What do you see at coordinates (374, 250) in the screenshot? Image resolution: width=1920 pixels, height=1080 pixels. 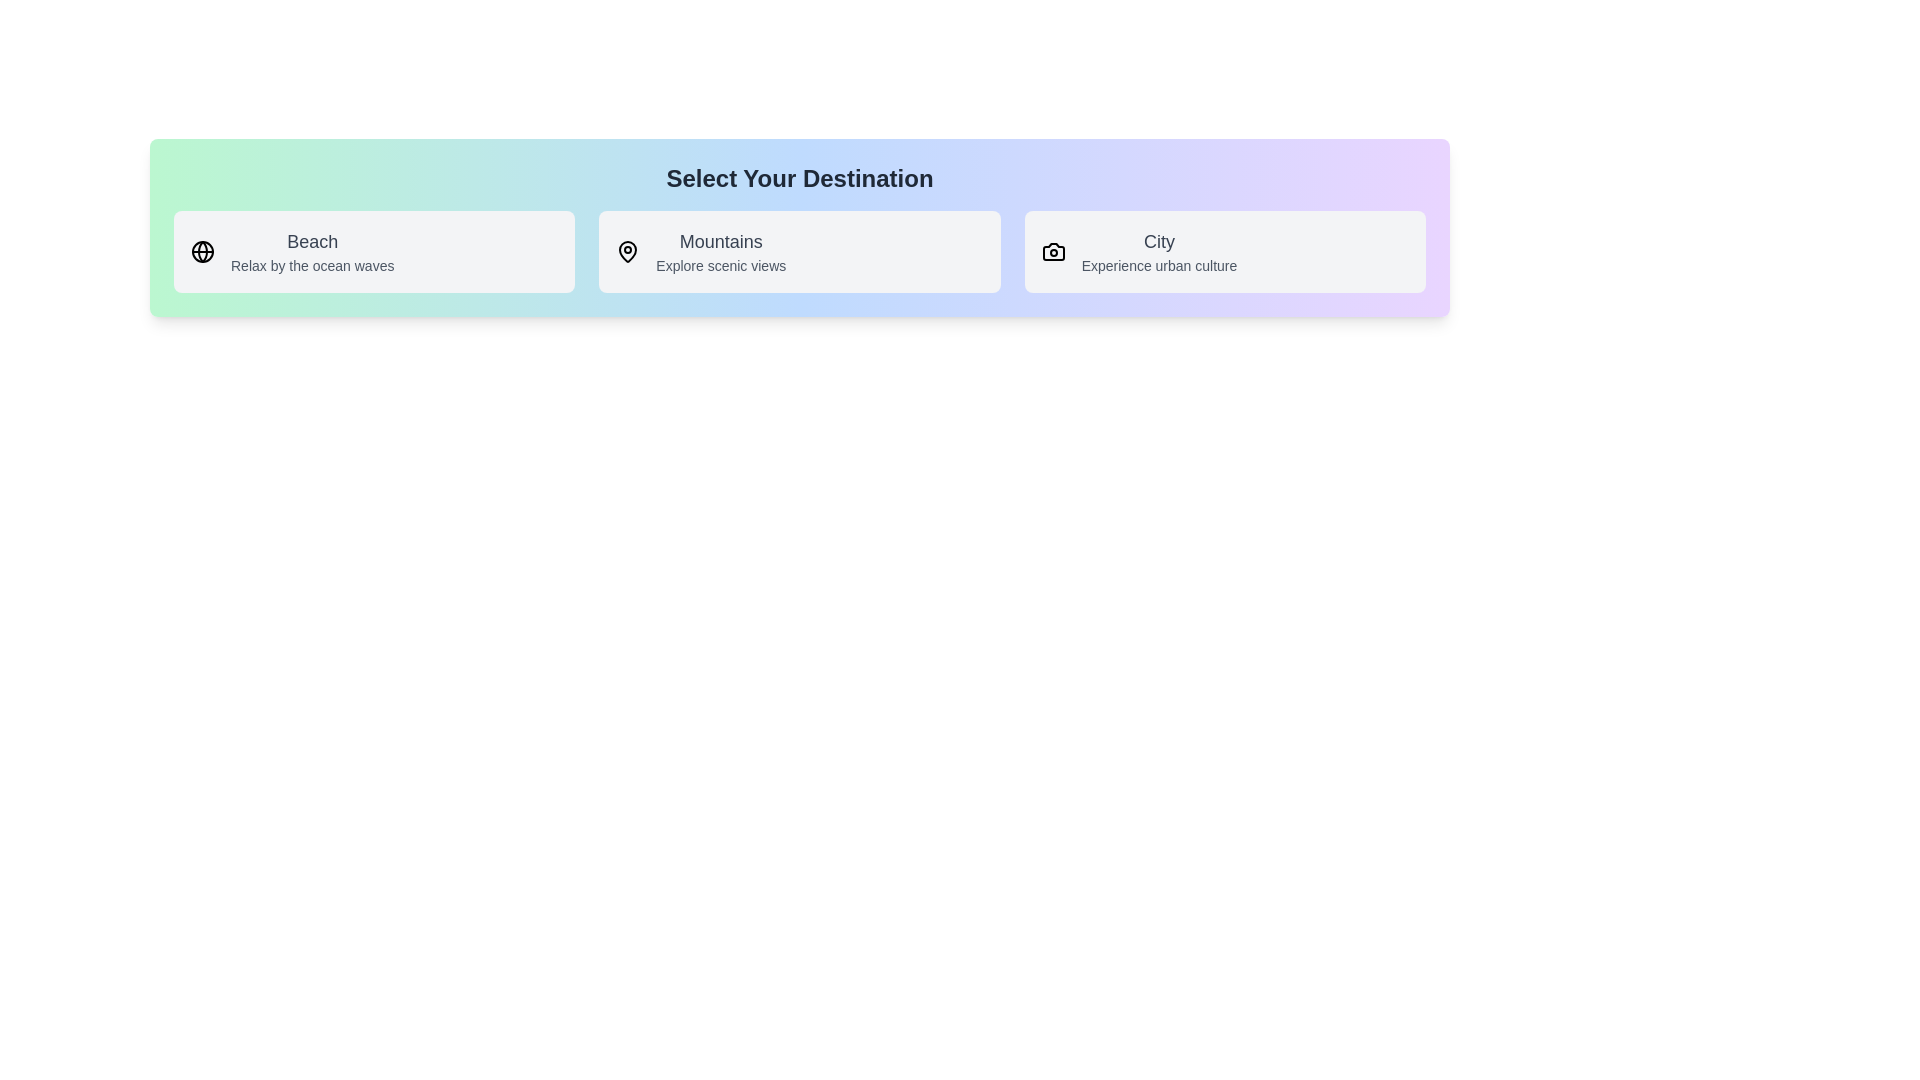 I see `the 'Beach' card component to trigger the animation effect, which is the first card in a grid layout of destination cards` at bounding box center [374, 250].